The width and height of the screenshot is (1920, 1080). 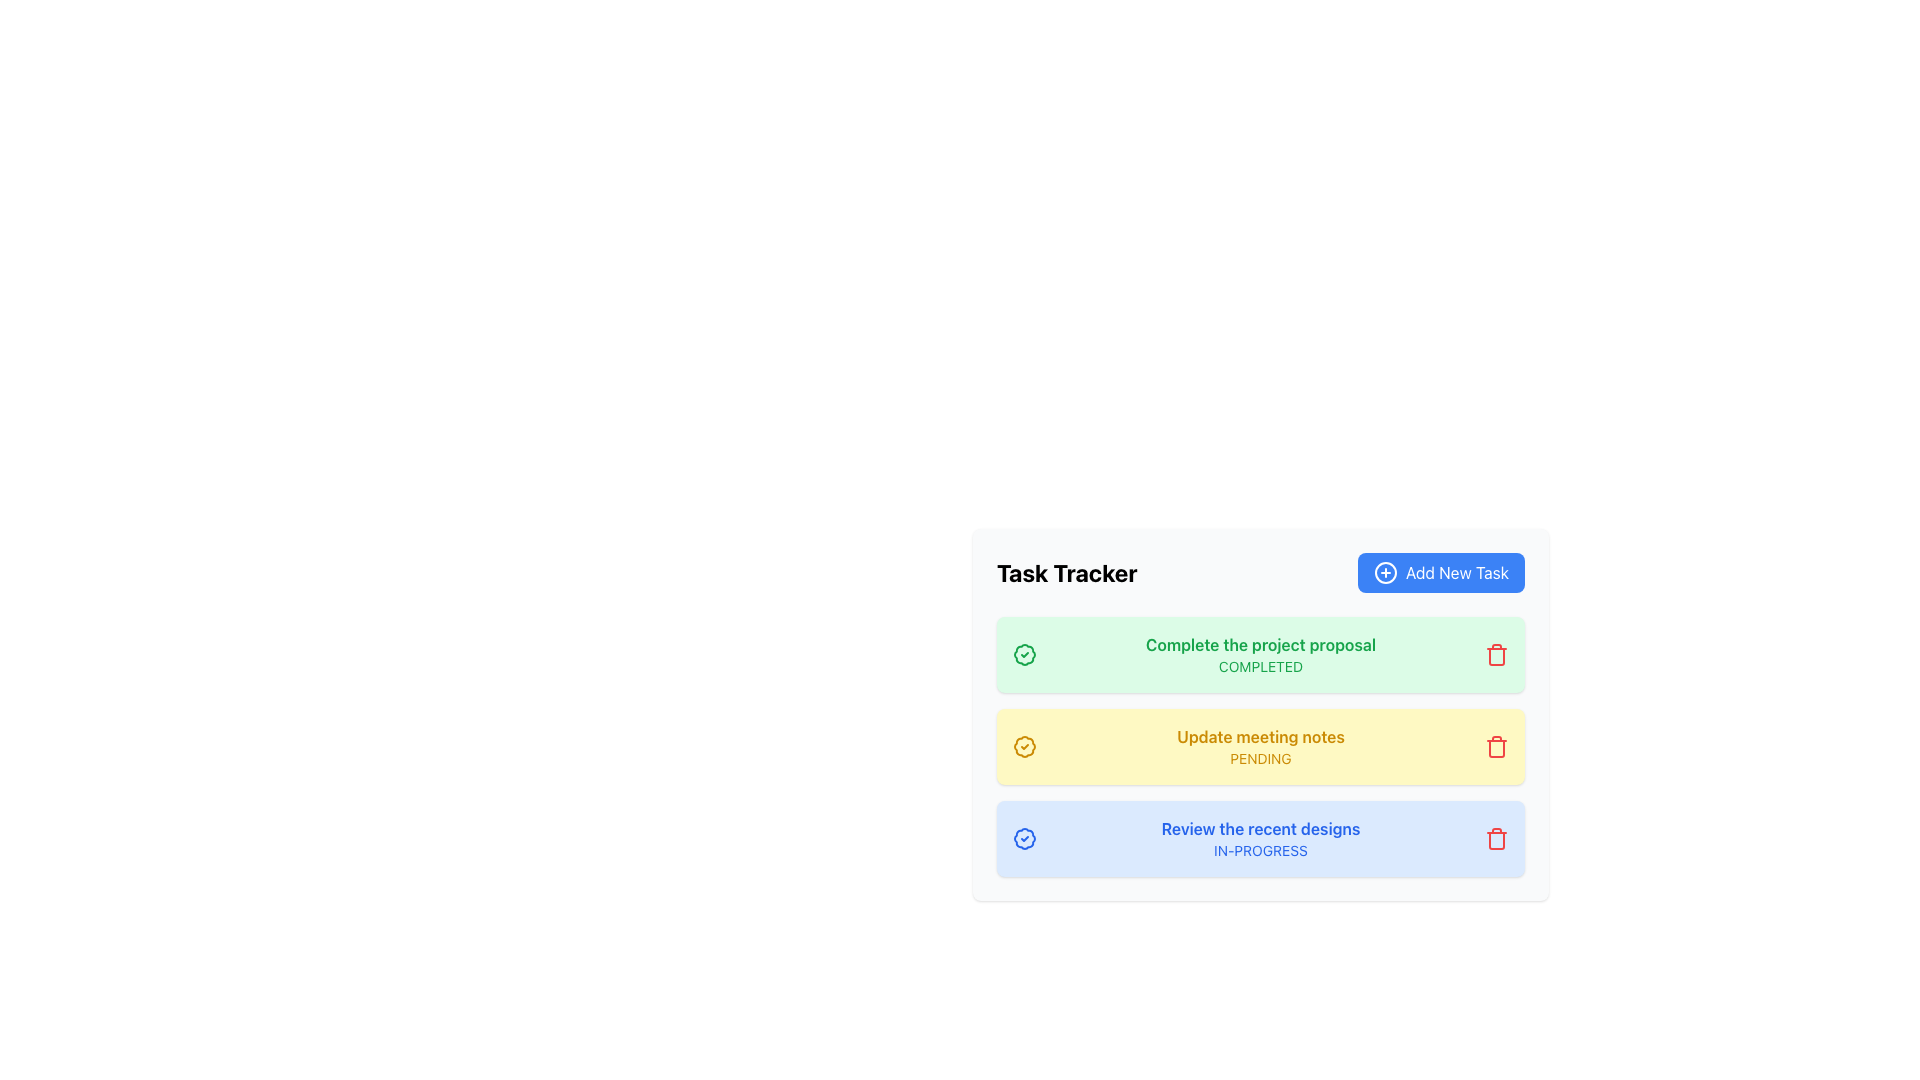 I want to click on the red trash icon located at the top right corner of the 'Complete the project proposal' task card, so click(x=1497, y=655).